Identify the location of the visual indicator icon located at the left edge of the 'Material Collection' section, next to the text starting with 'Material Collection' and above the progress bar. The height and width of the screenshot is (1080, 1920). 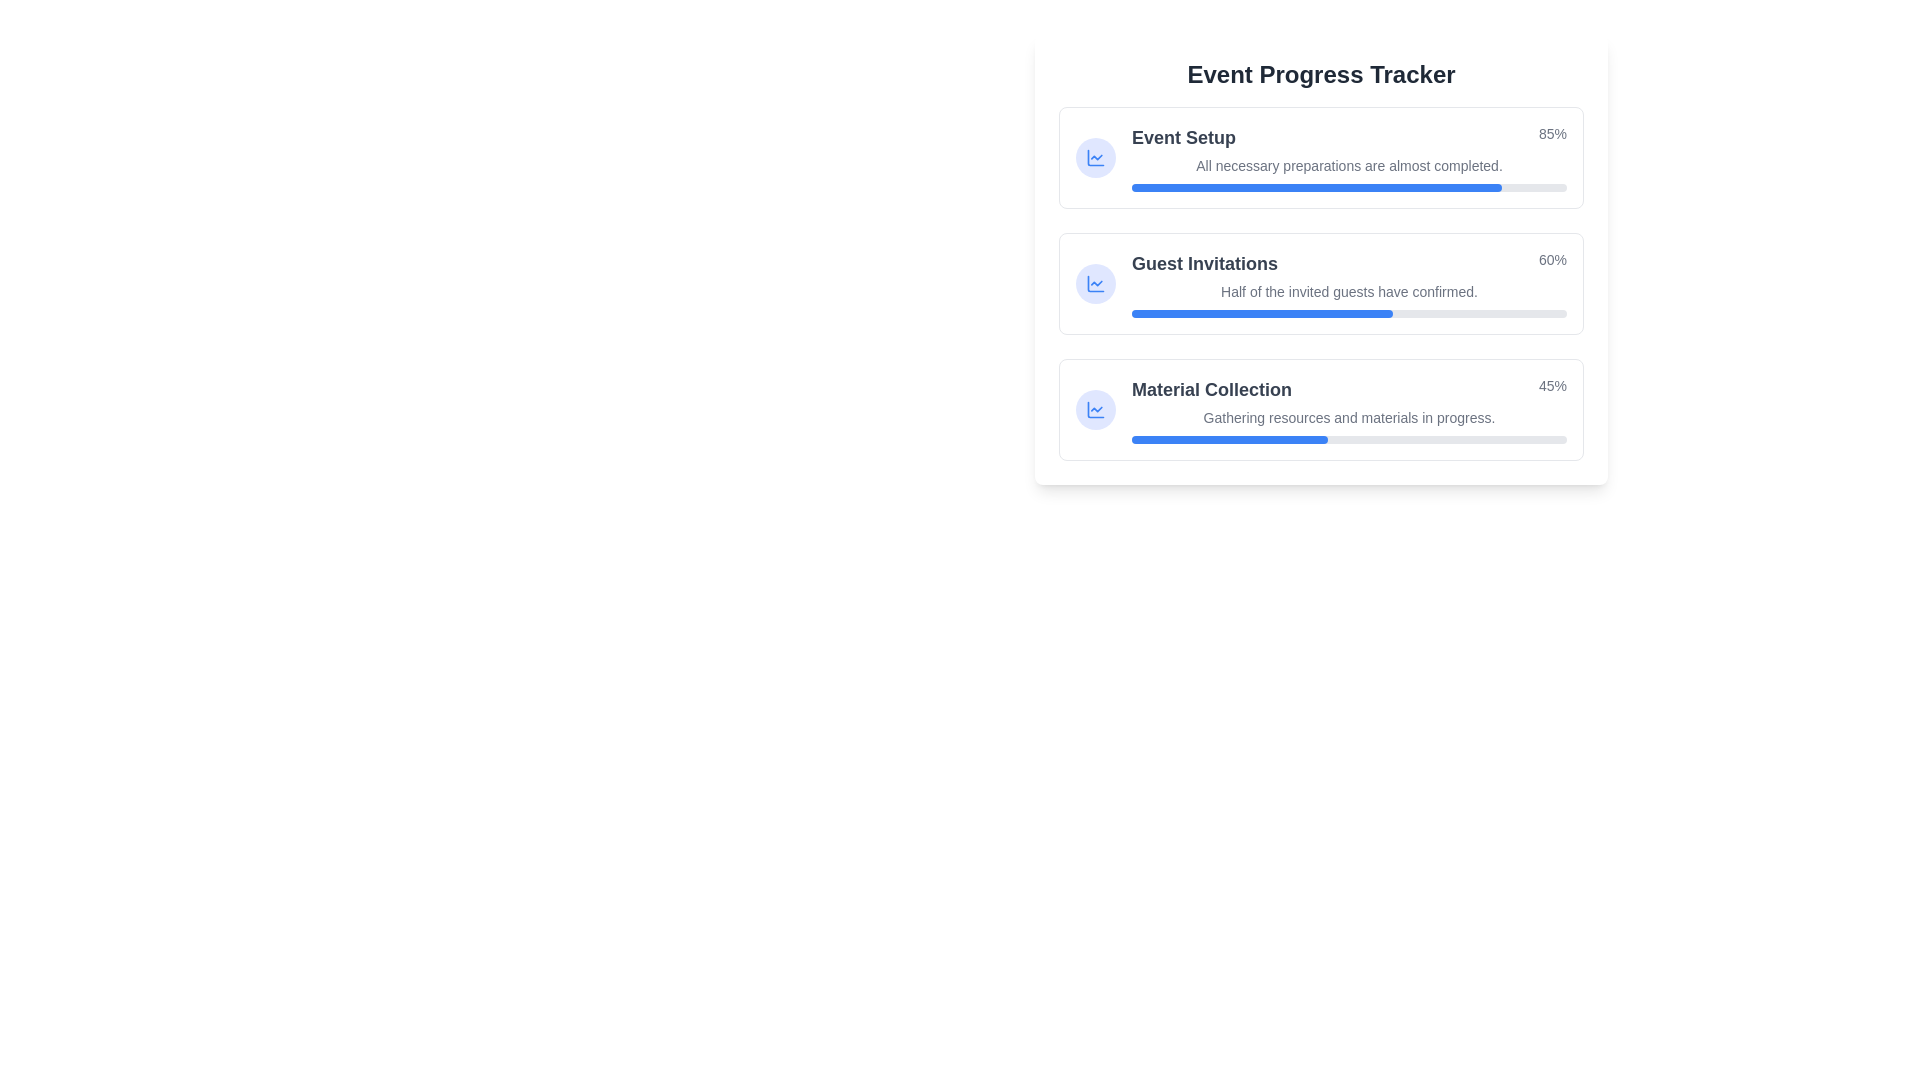
(1094, 408).